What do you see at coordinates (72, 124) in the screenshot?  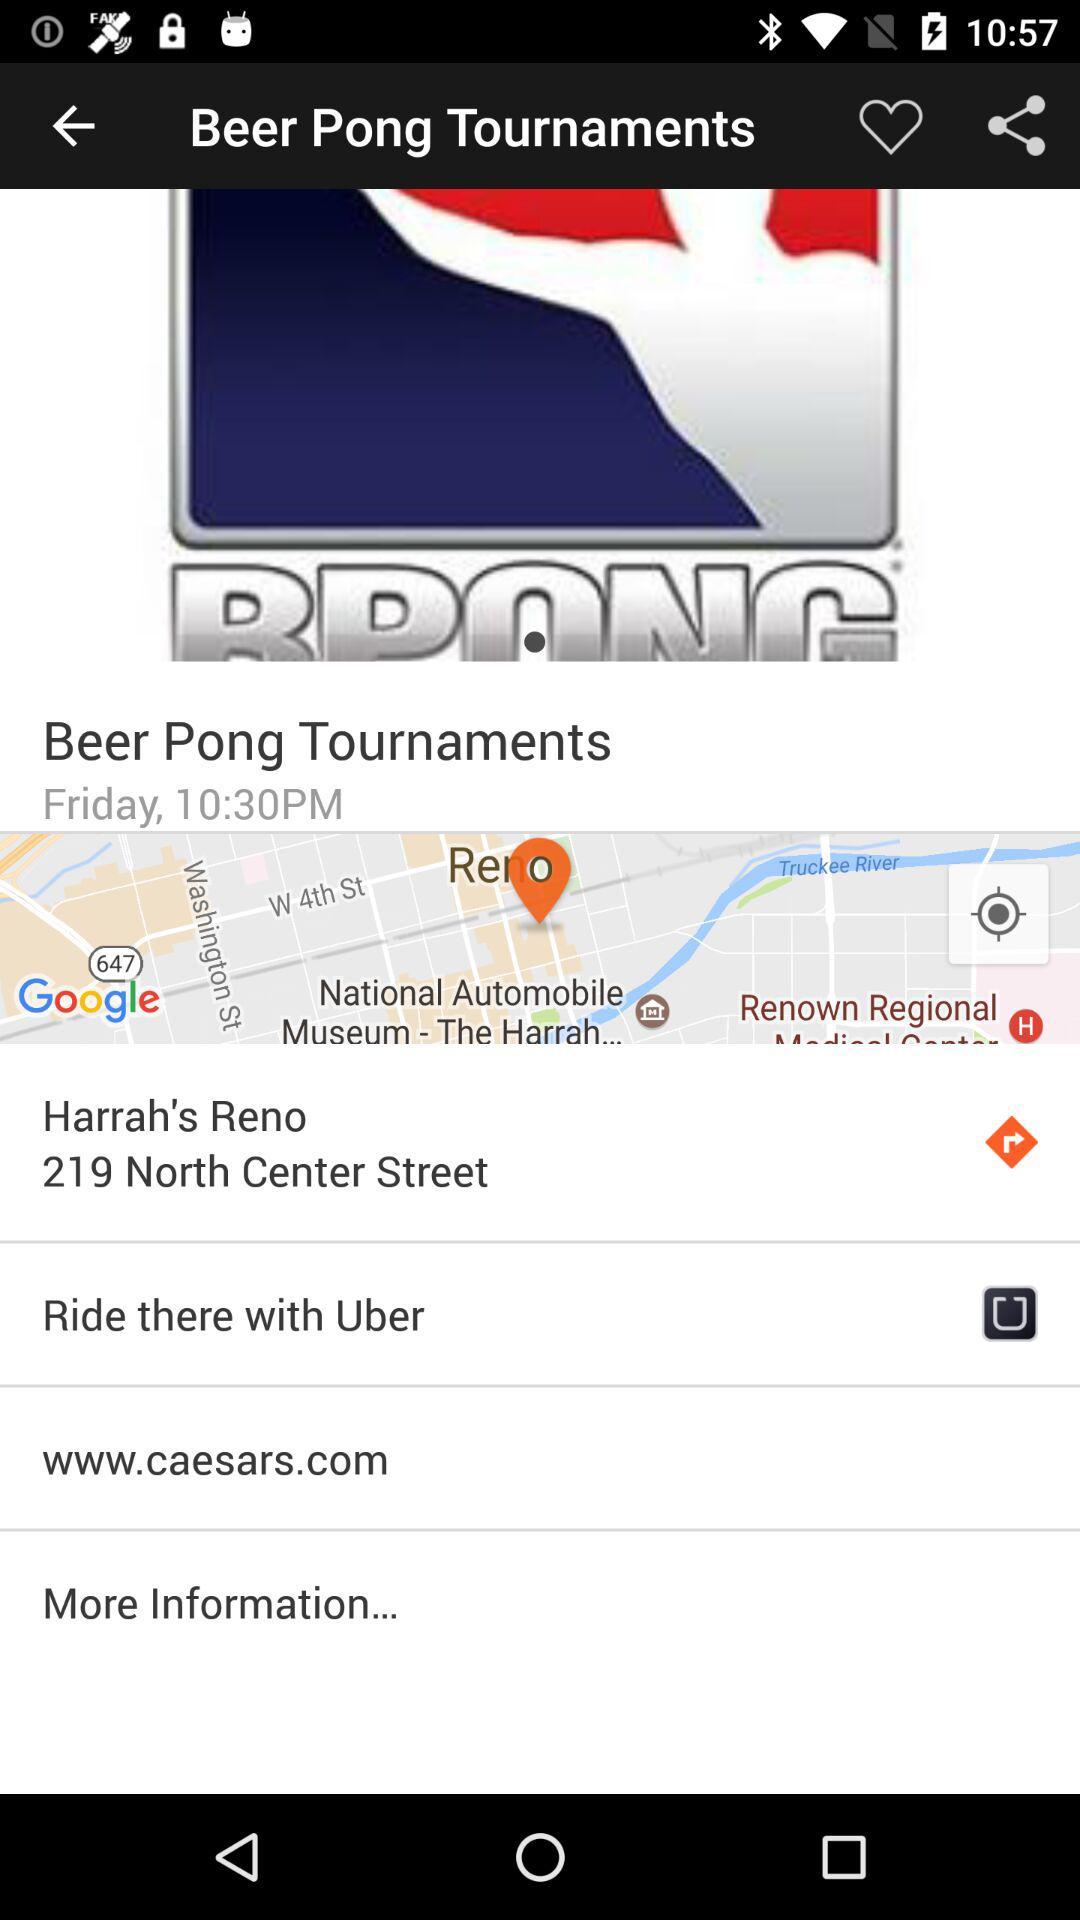 I see `item to the left of the beer pong tournaments` at bounding box center [72, 124].